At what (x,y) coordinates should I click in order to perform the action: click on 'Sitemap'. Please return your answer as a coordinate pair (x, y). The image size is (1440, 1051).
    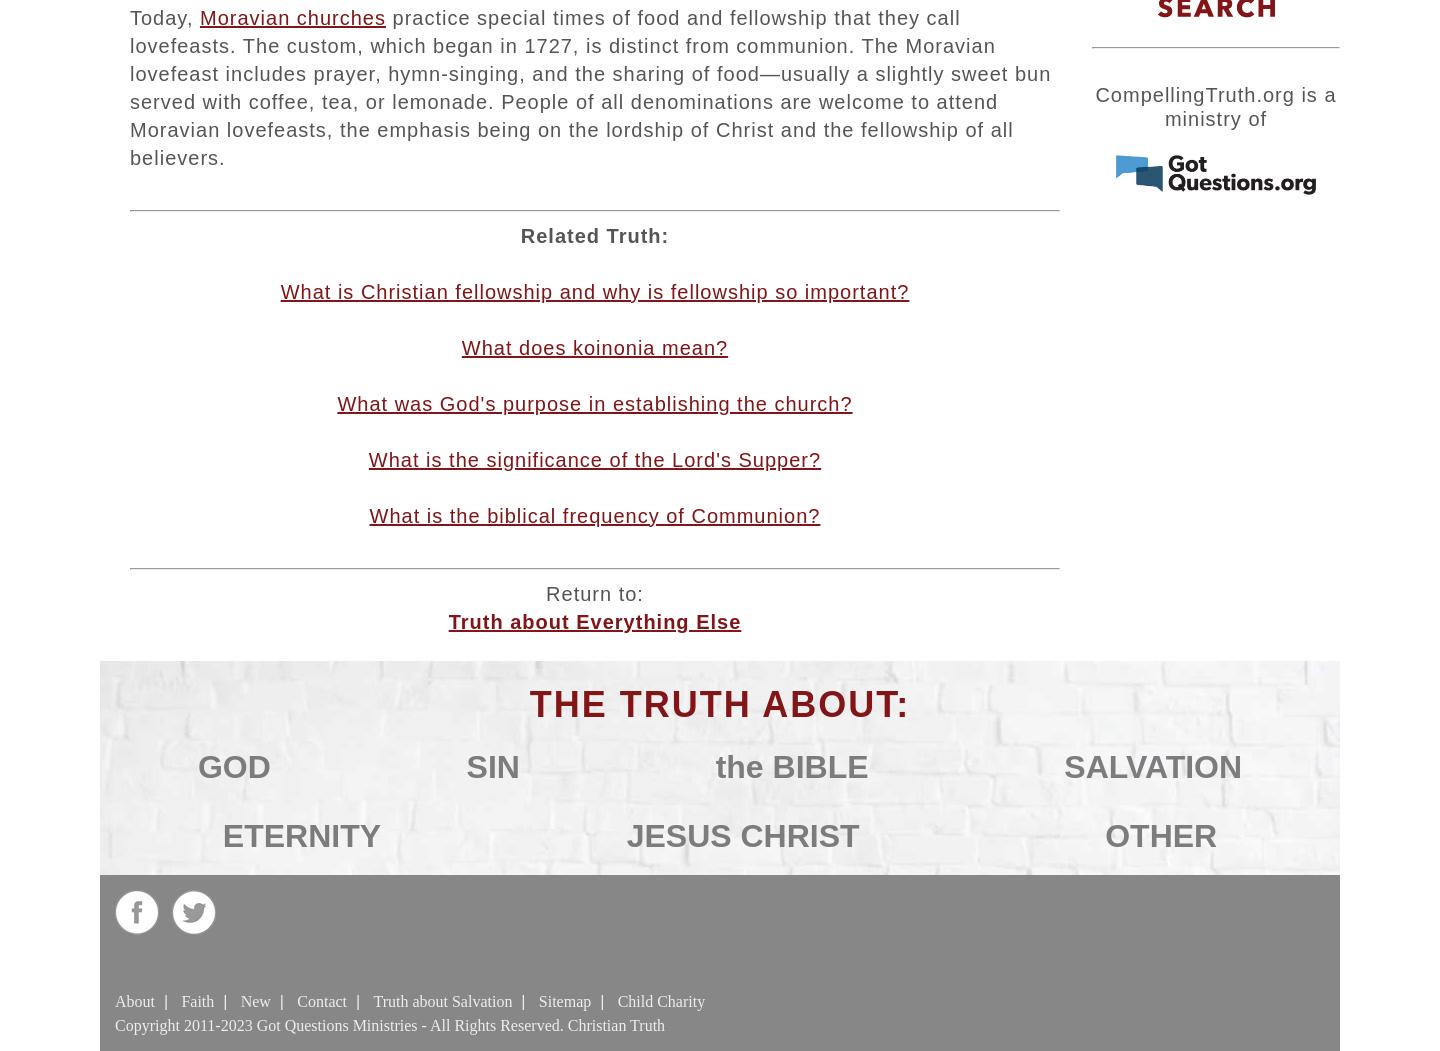
    Looking at the image, I should click on (564, 1000).